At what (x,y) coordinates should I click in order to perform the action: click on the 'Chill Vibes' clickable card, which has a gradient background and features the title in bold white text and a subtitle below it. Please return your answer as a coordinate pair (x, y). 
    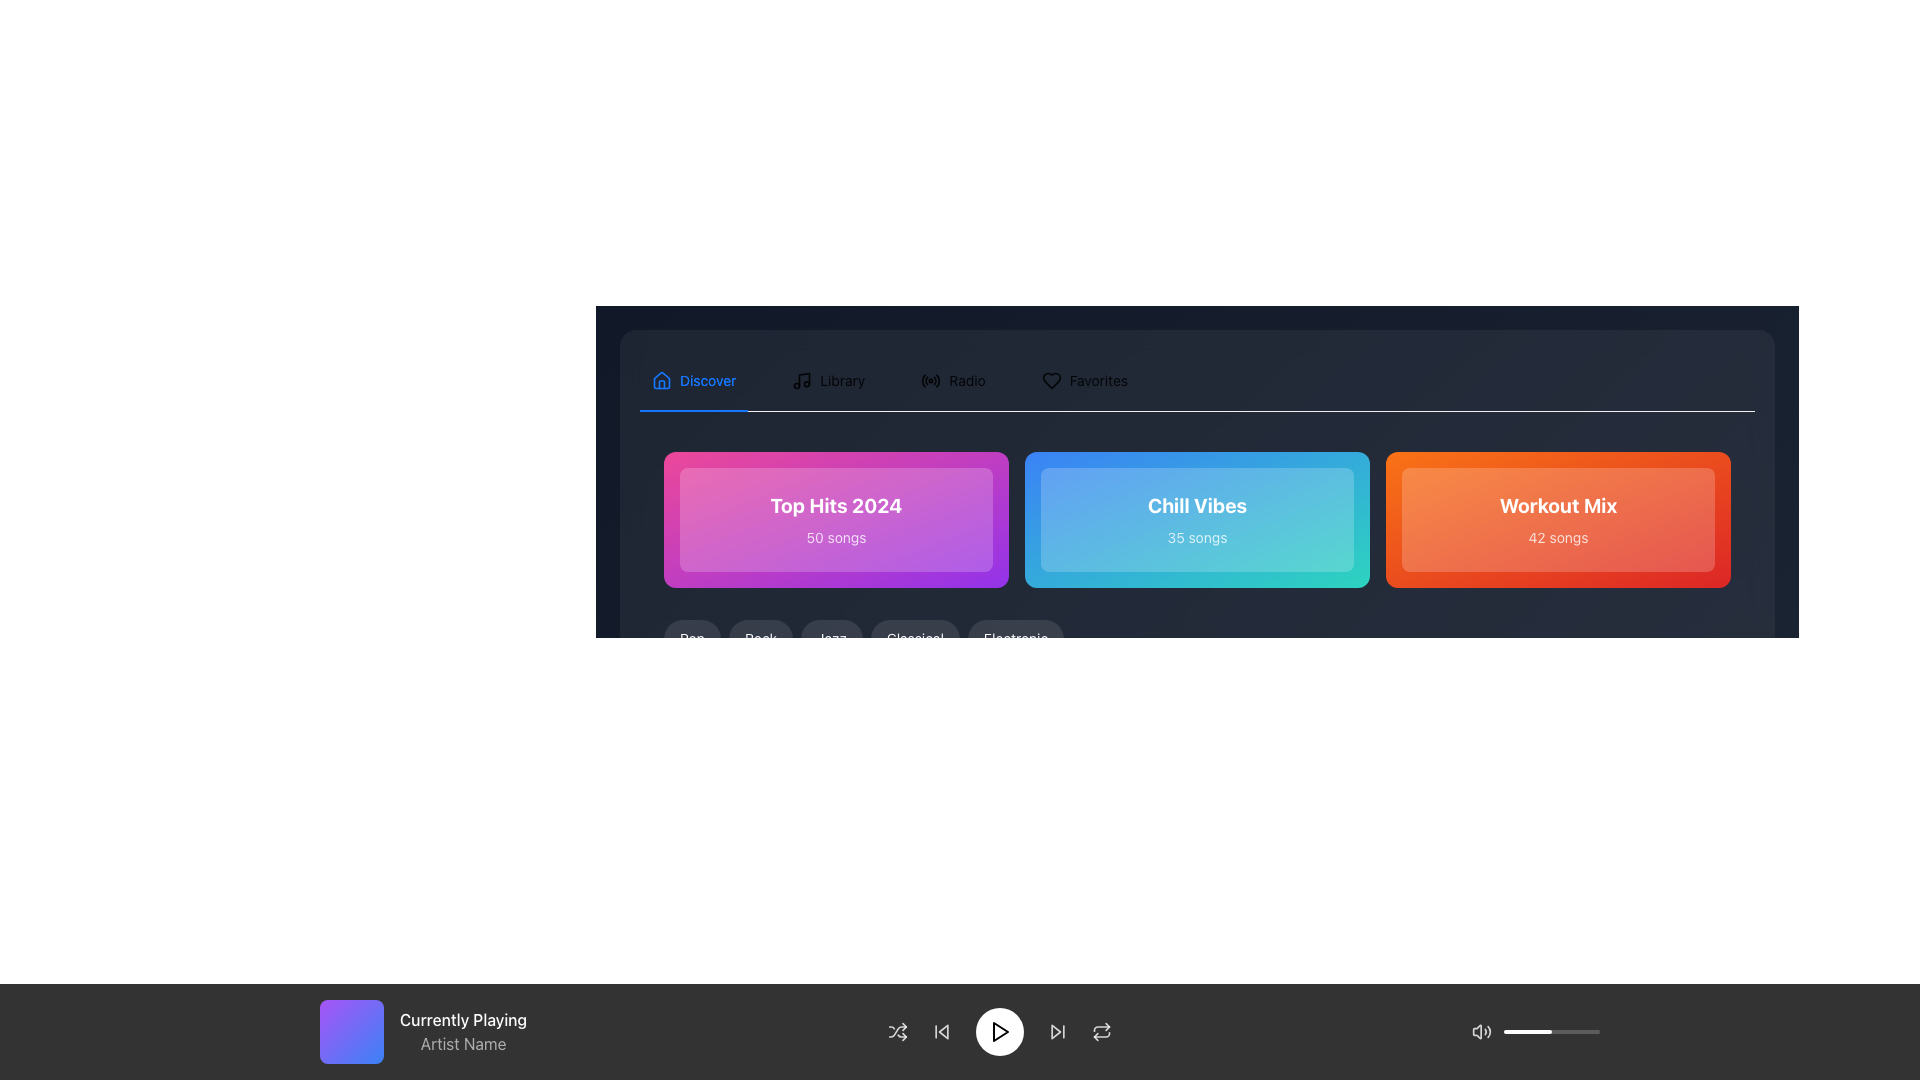
    Looking at the image, I should click on (1197, 519).